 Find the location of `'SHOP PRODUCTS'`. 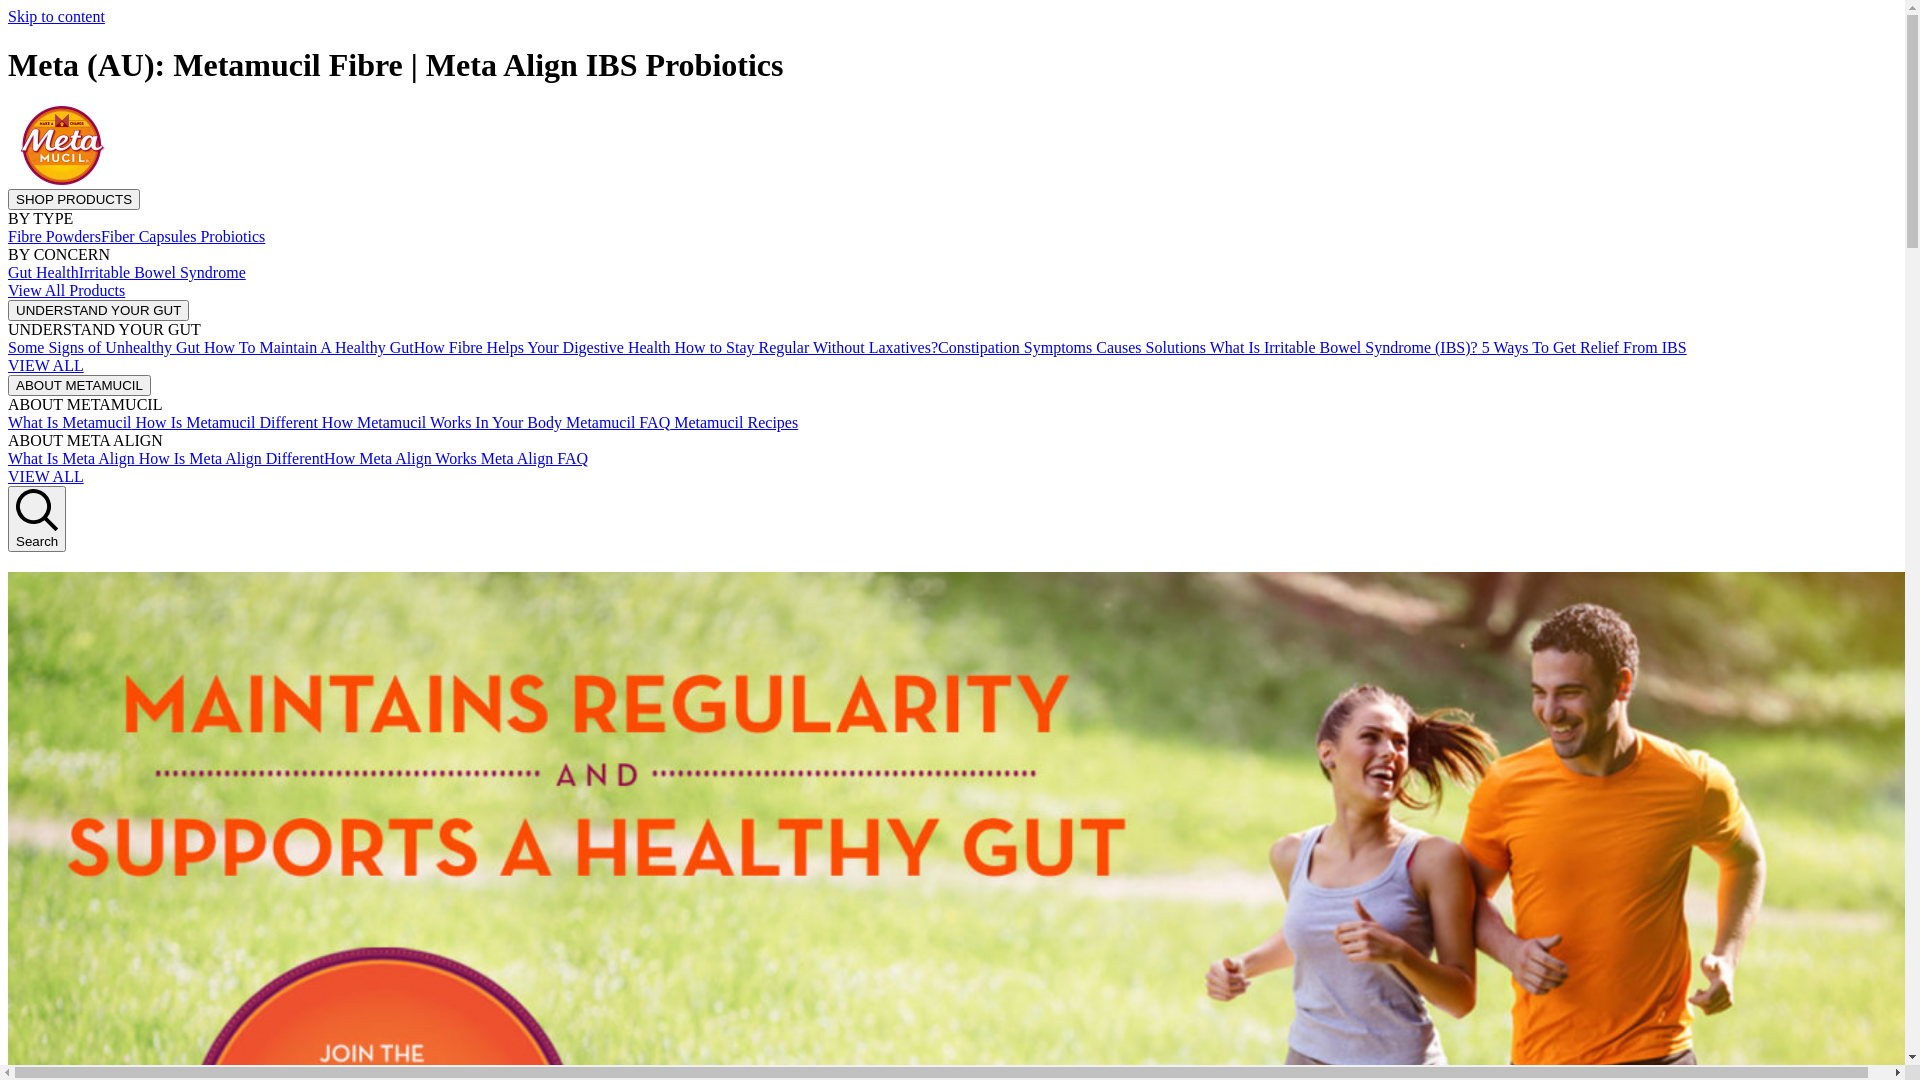

'SHOP PRODUCTS' is located at coordinates (73, 198).